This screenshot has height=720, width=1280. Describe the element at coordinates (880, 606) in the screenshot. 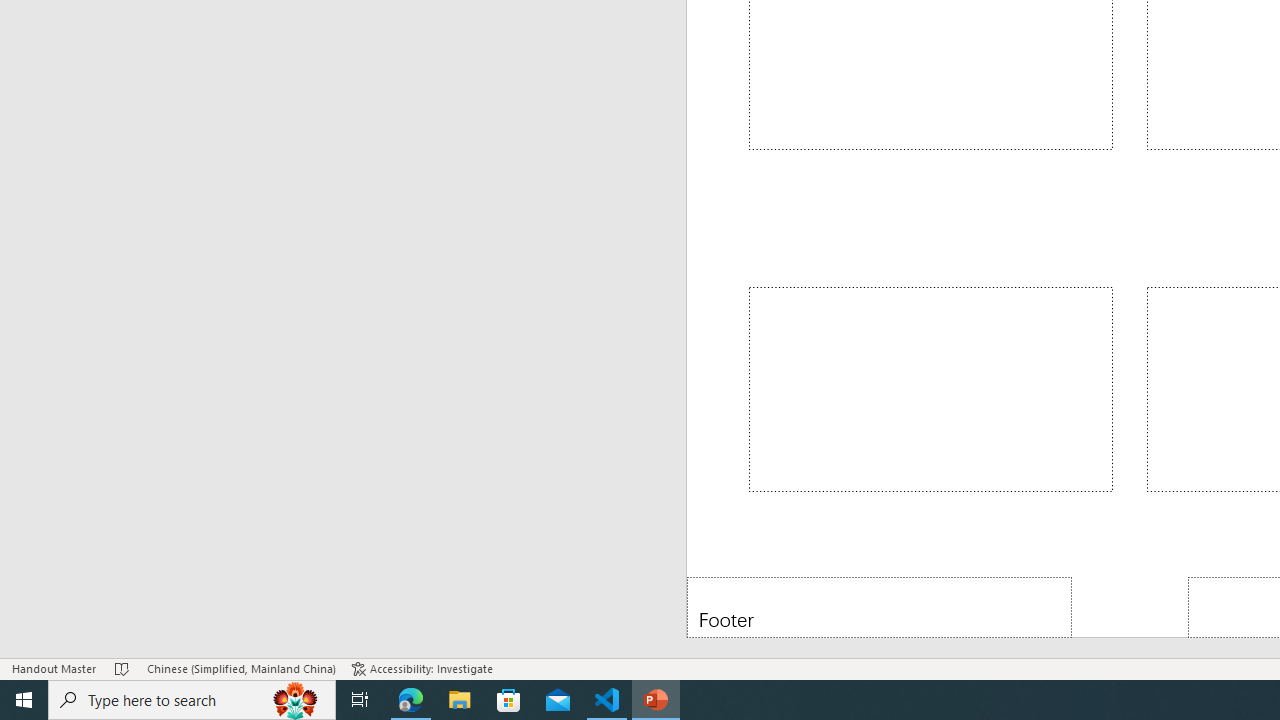

I see `'Footer'` at that location.